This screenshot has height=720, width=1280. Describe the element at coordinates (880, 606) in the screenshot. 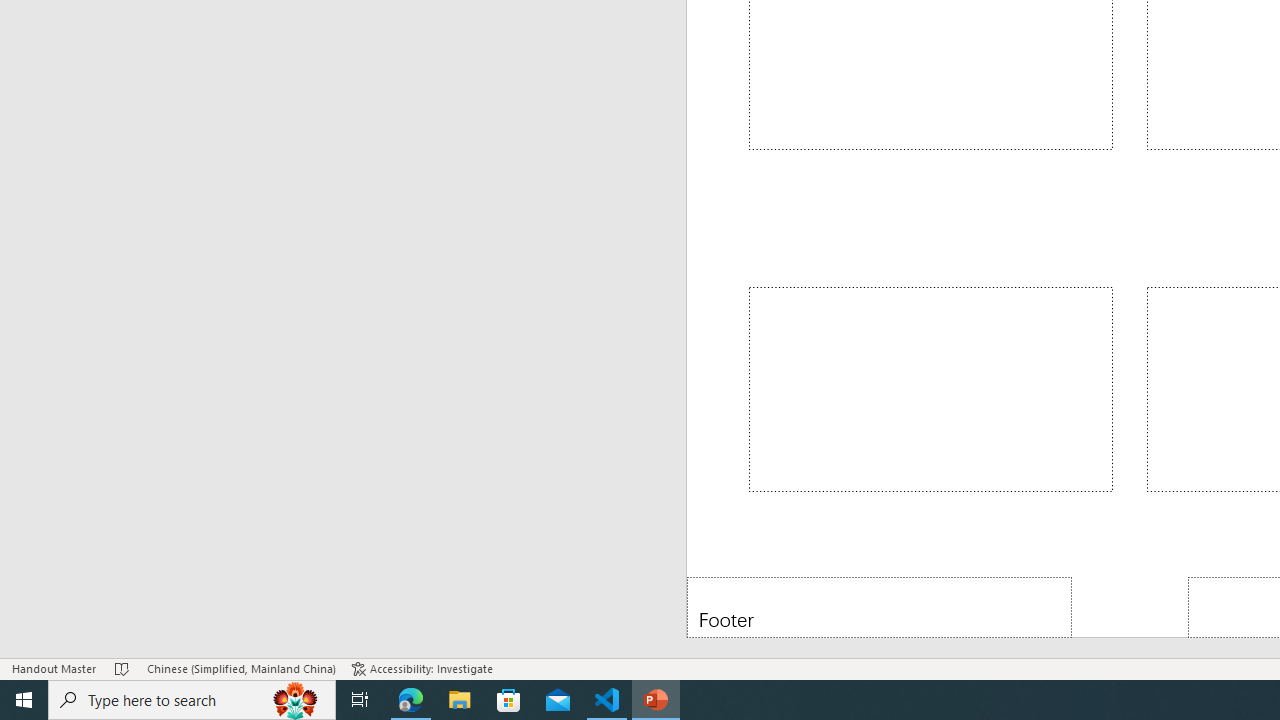

I see `'Footer'` at that location.